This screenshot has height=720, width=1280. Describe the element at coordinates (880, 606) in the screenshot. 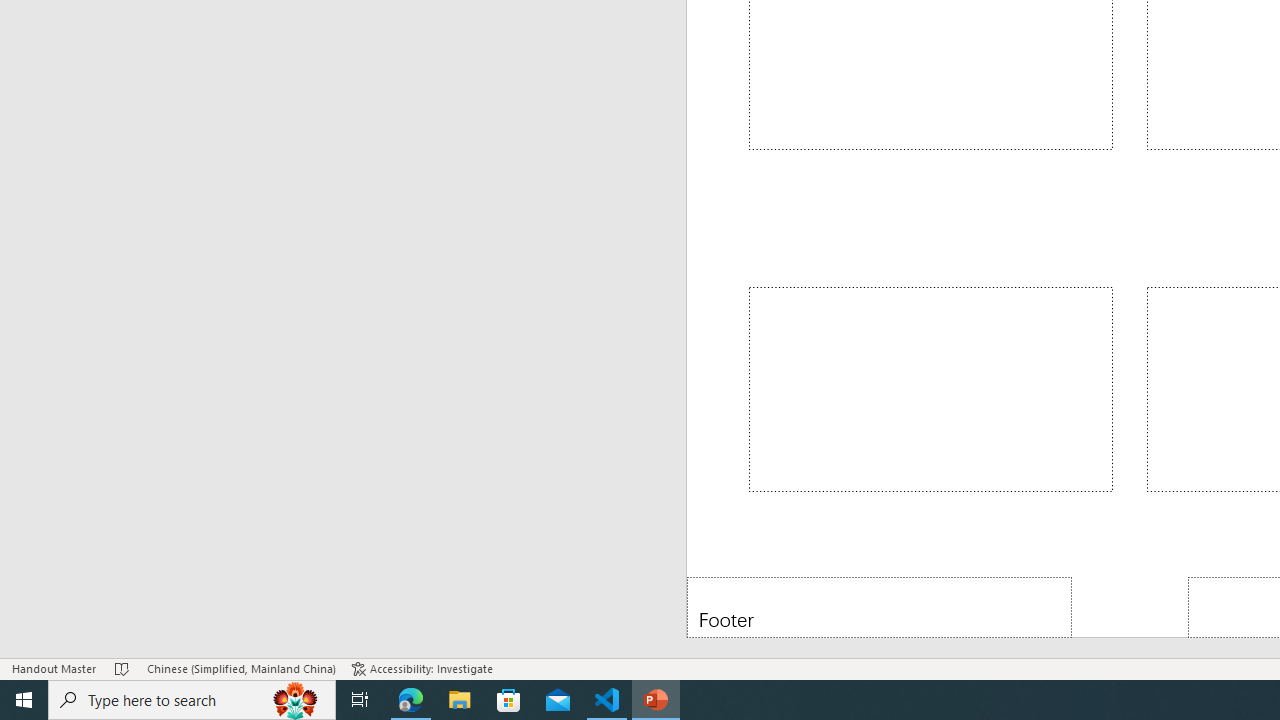

I see `'Footer'` at that location.